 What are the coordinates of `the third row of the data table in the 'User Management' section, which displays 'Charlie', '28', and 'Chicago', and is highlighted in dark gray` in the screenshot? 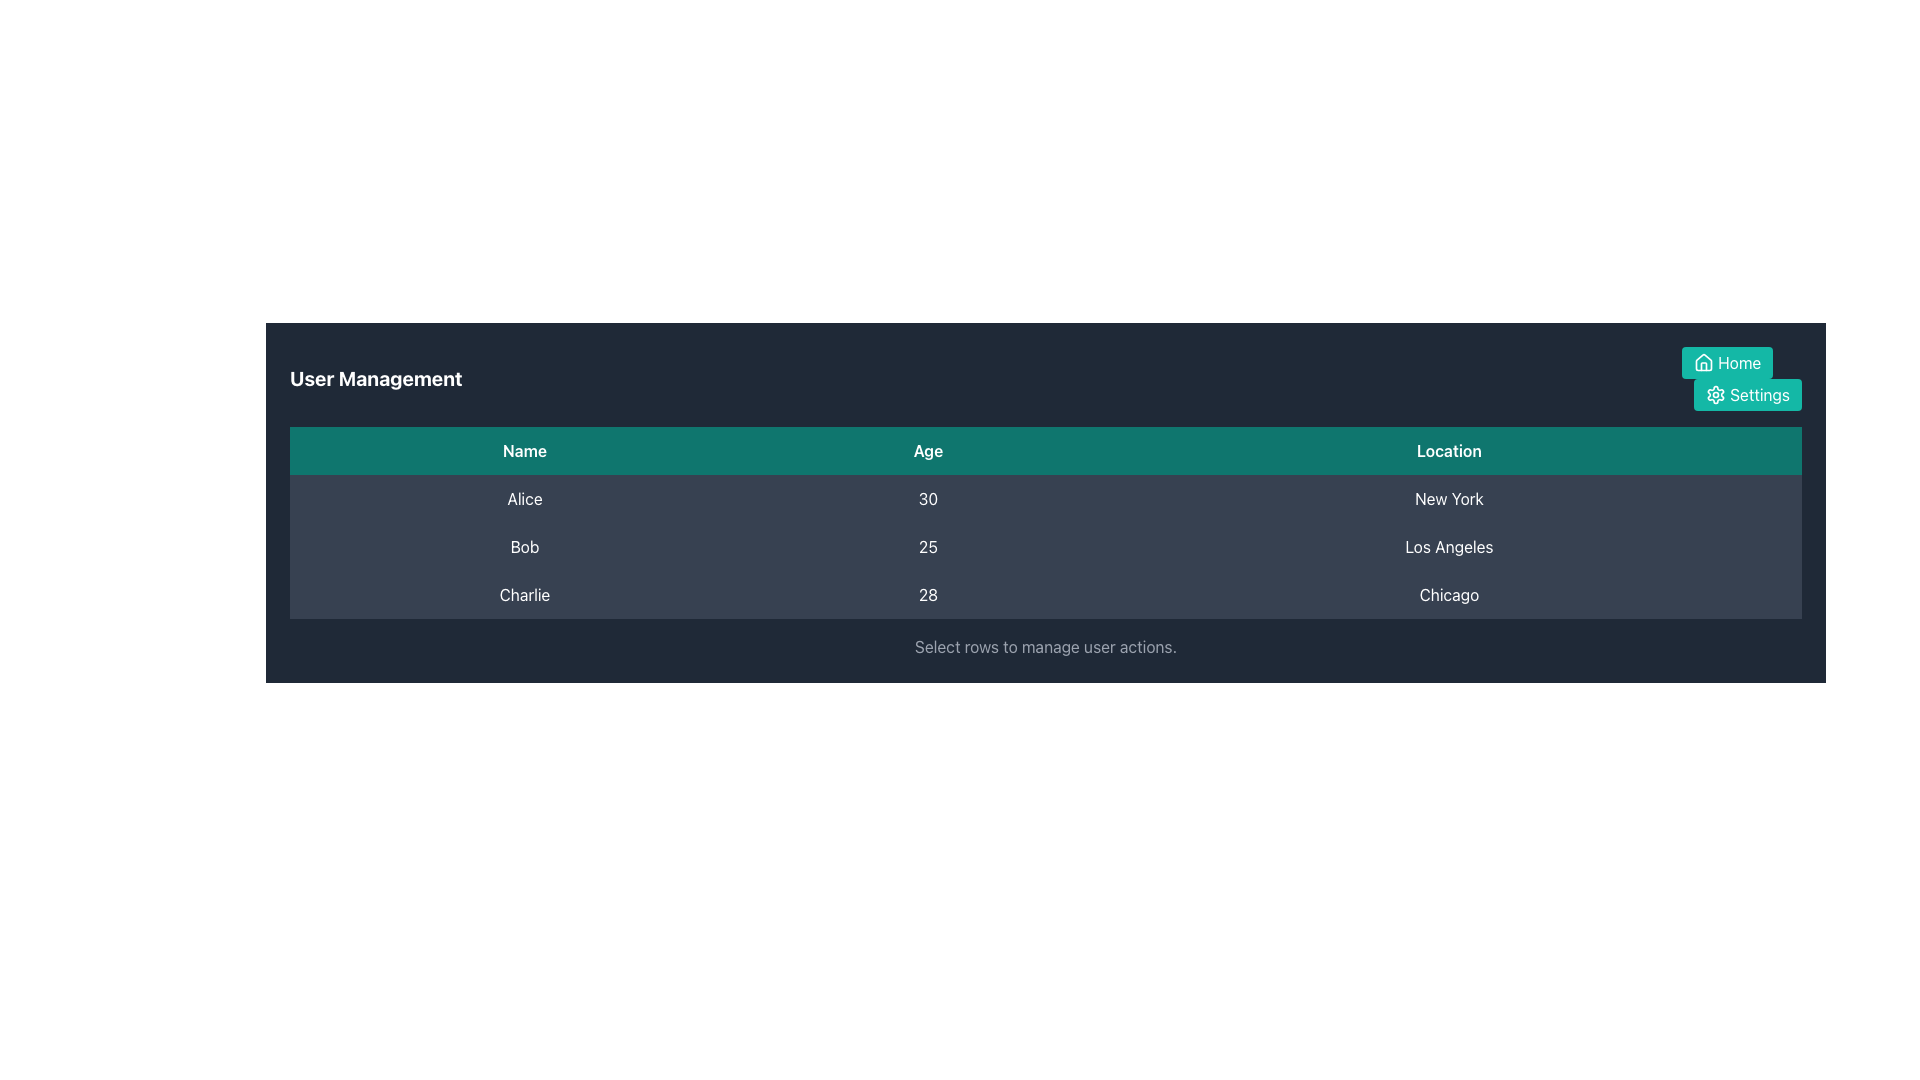 It's located at (1045, 593).